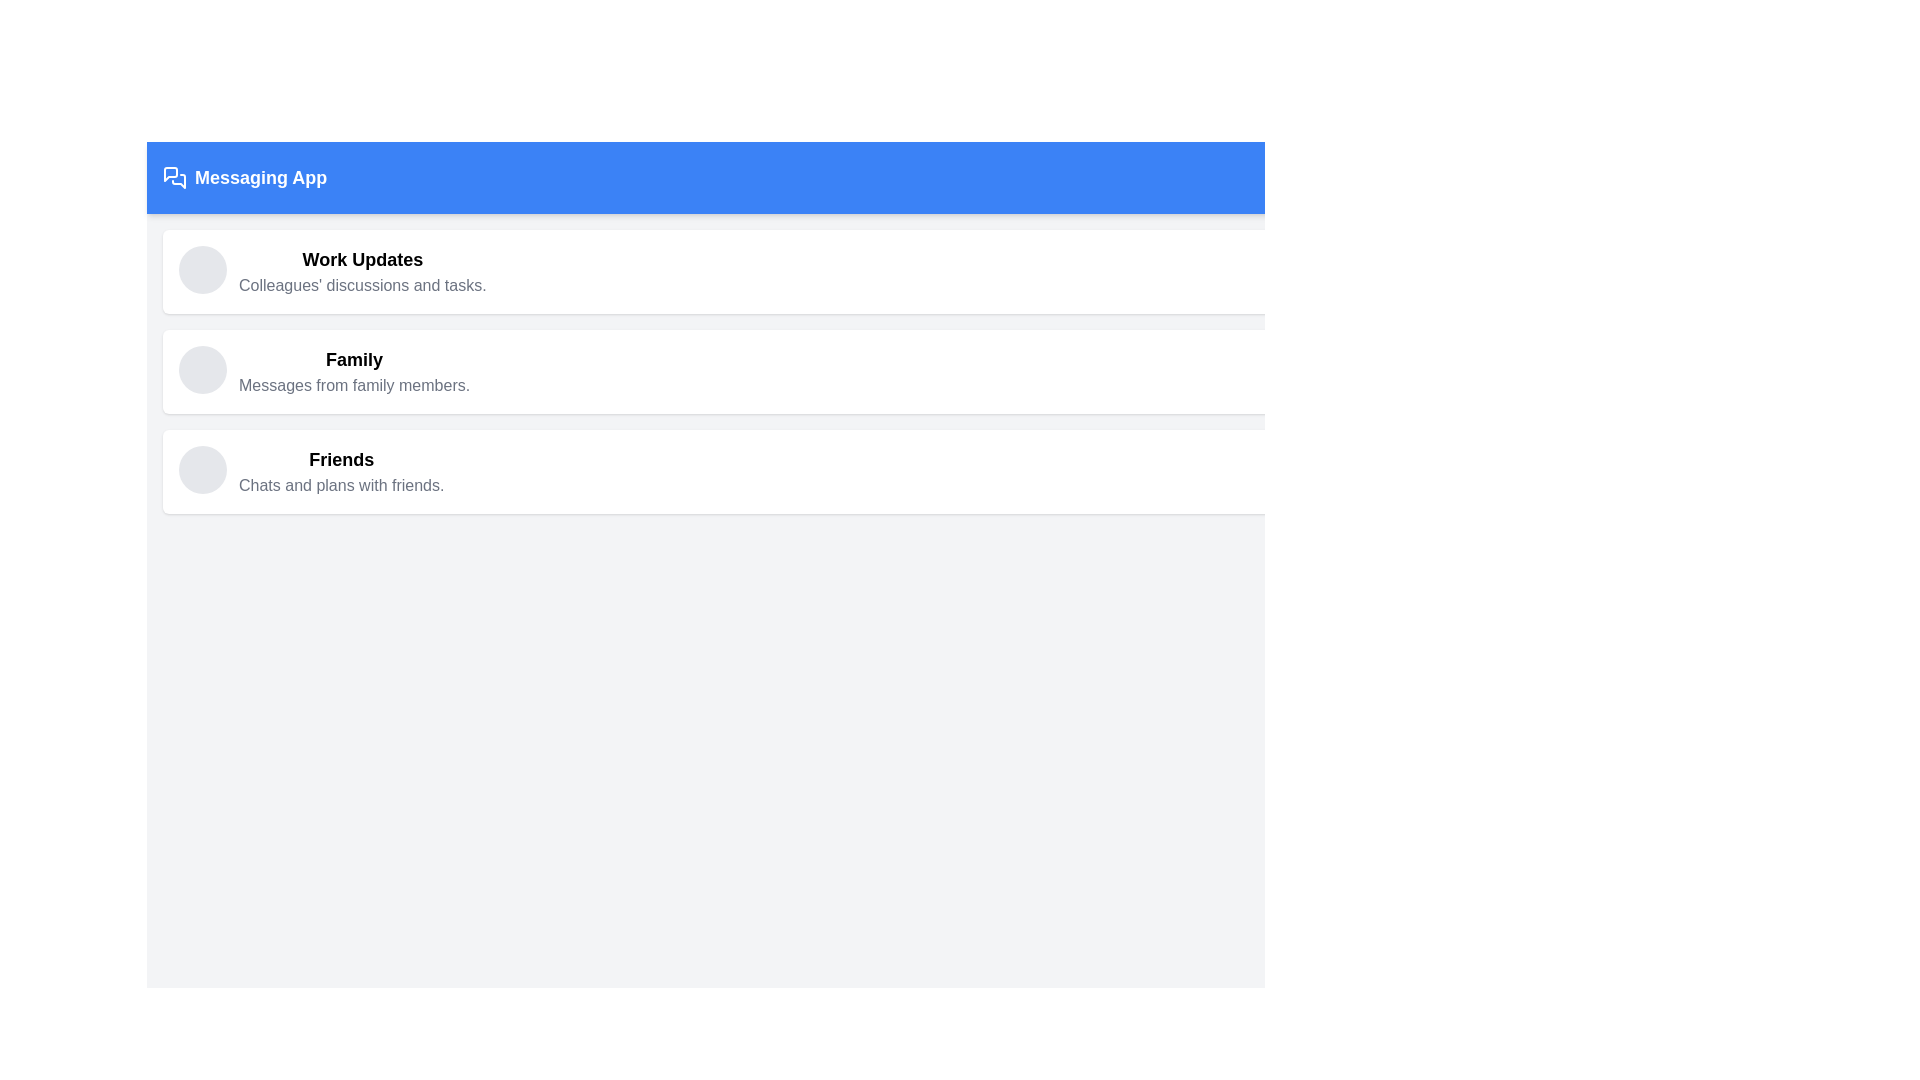 Image resolution: width=1920 pixels, height=1080 pixels. I want to click on the circular, light gray, non-interactive decorative icon located to the left of the 'Family' label in the interface, so click(202, 370).